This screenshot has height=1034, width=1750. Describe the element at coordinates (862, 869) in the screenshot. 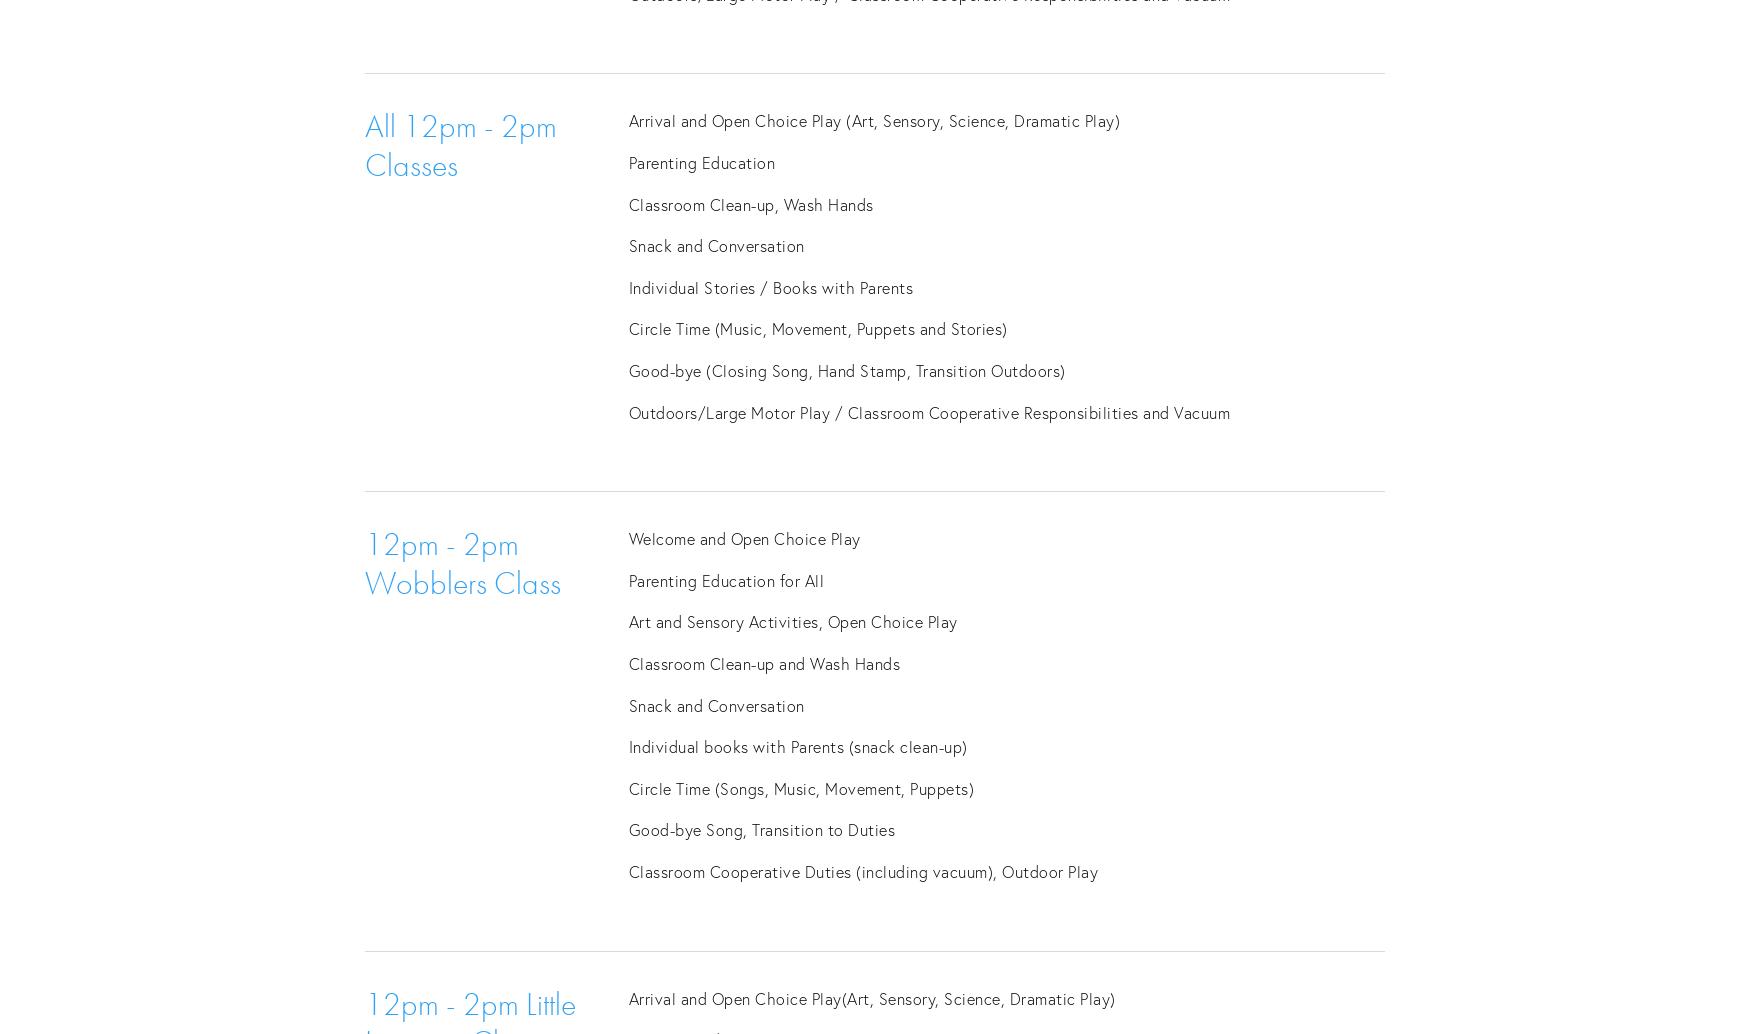

I see `'Classroom Cooperative Duties (including vacuum), Outdoor Play'` at that location.